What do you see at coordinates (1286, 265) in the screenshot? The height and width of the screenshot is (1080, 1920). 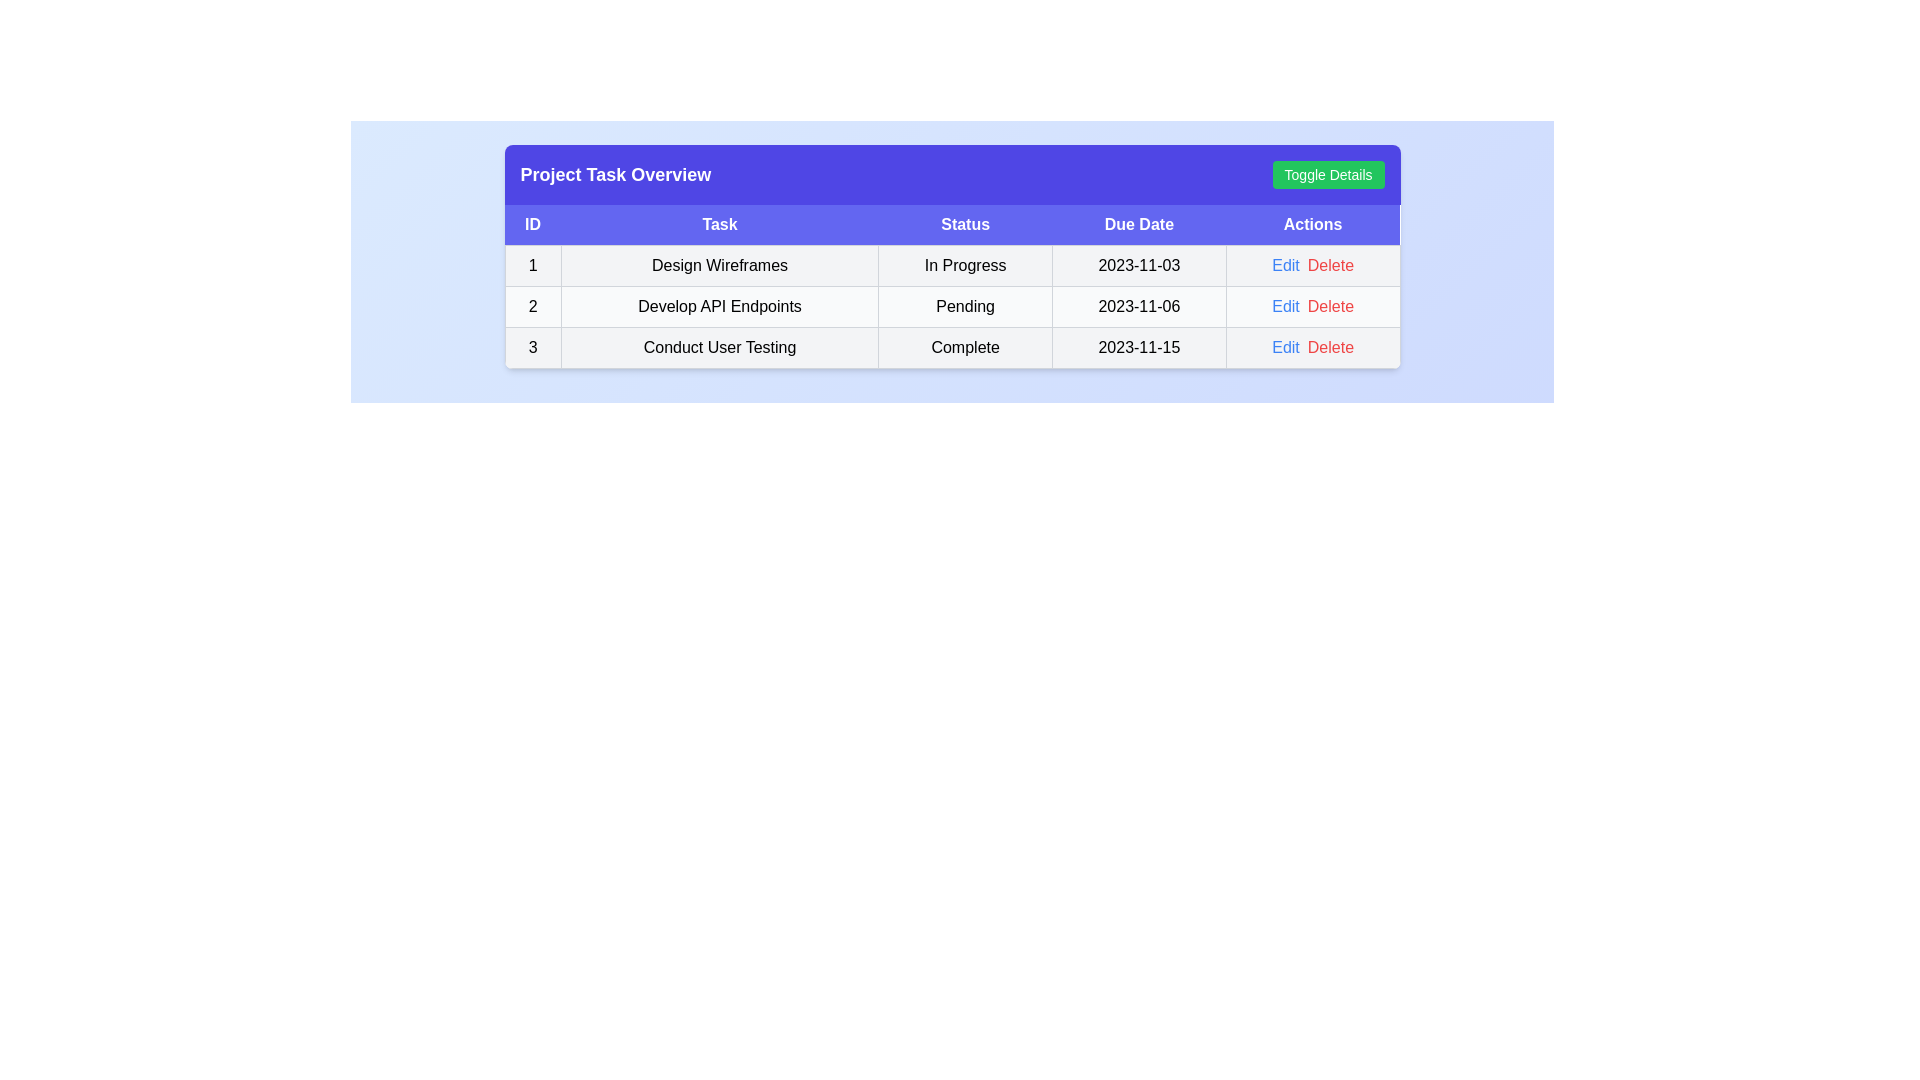 I see `the 'Edit' button corresponding to the task with ID 1` at bounding box center [1286, 265].